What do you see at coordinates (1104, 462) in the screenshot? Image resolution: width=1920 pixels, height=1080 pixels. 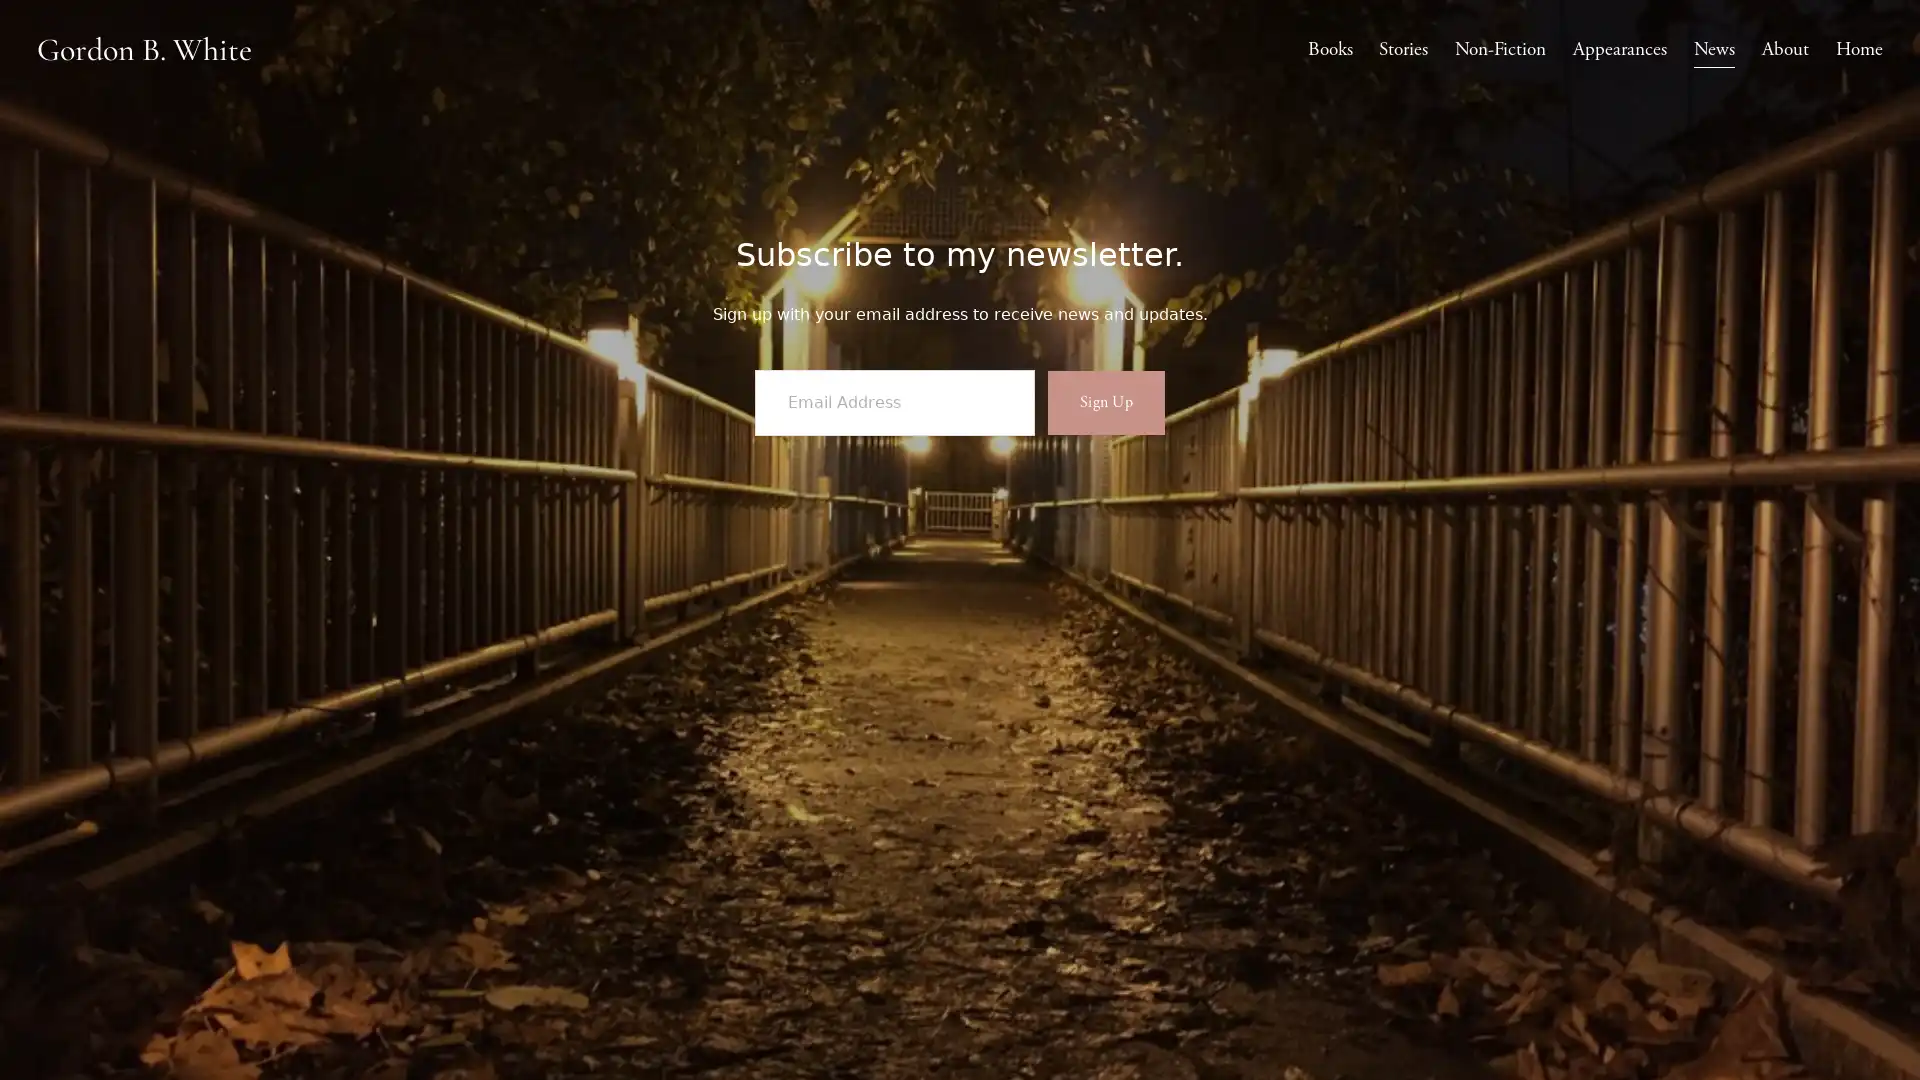 I see `Sign Up` at bounding box center [1104, 462].